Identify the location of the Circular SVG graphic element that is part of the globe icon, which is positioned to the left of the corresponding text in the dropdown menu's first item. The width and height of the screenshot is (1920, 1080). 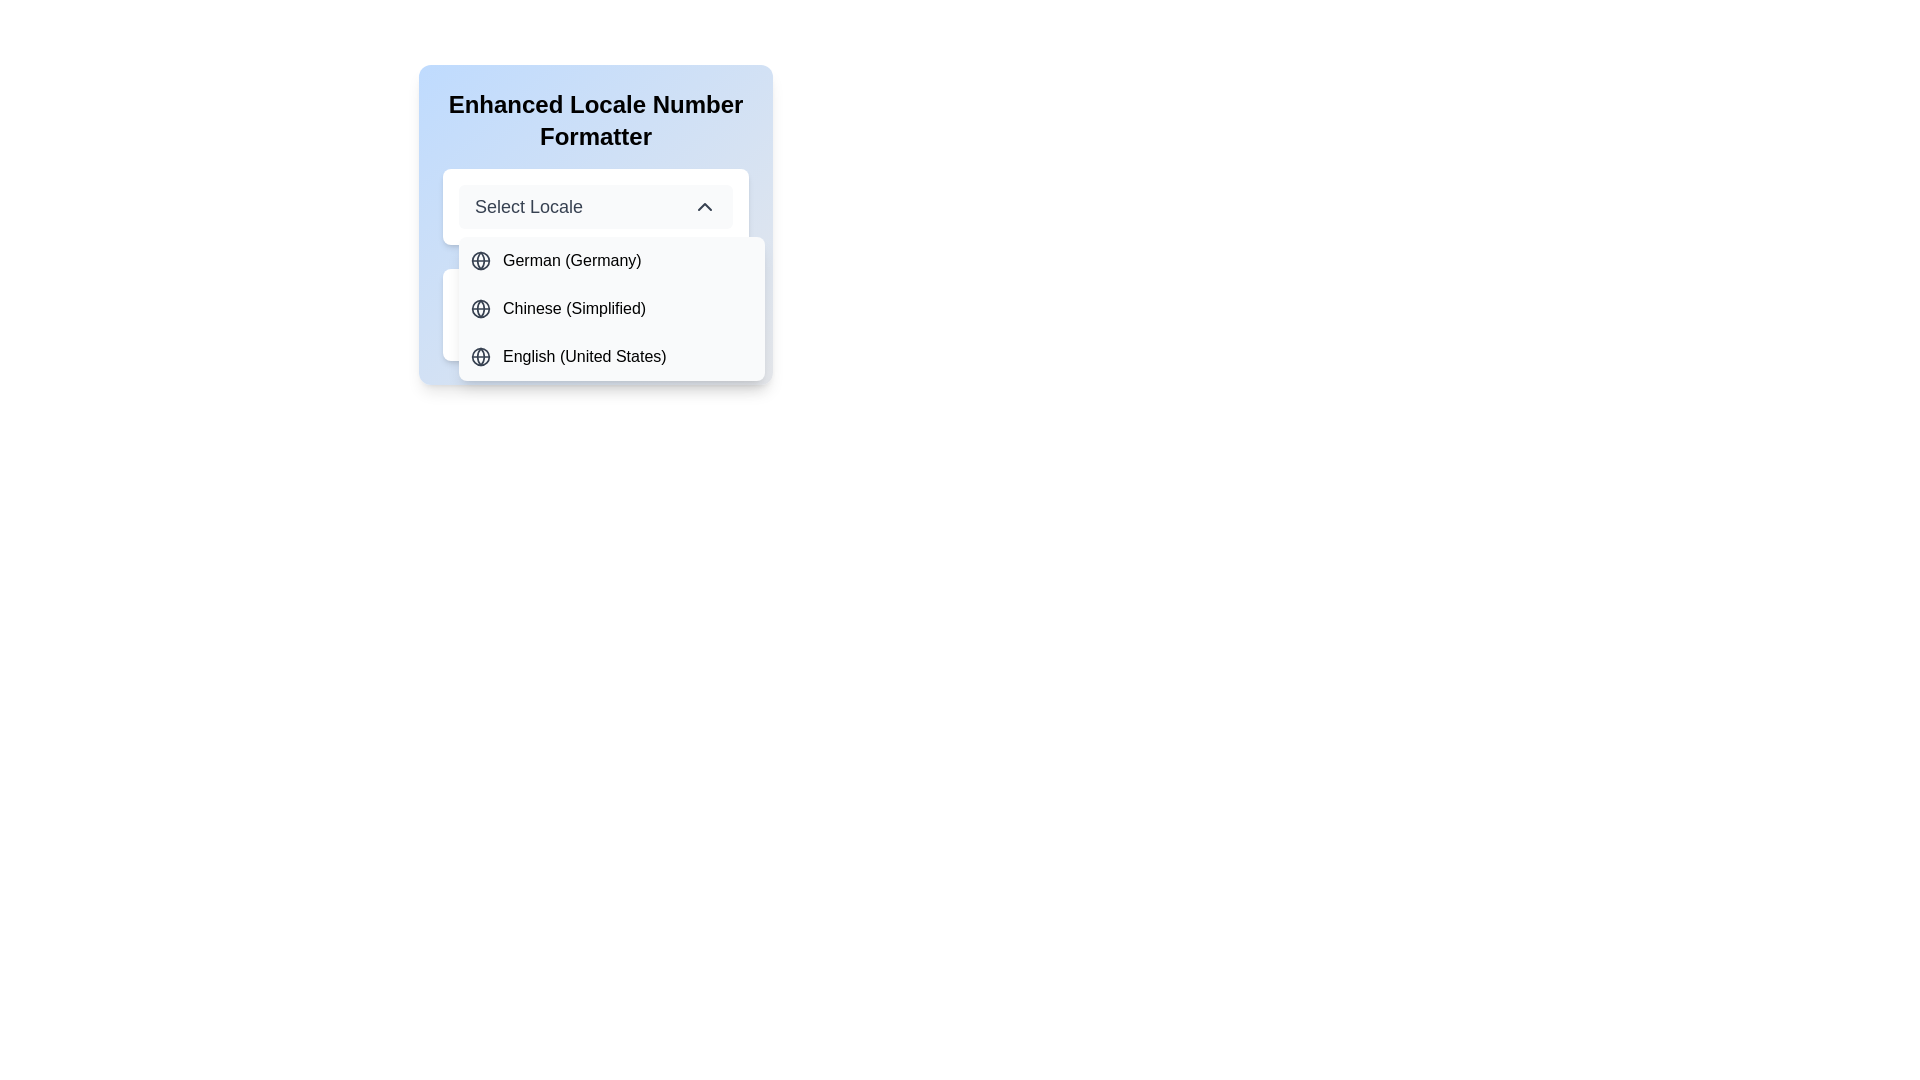
(480, 308).